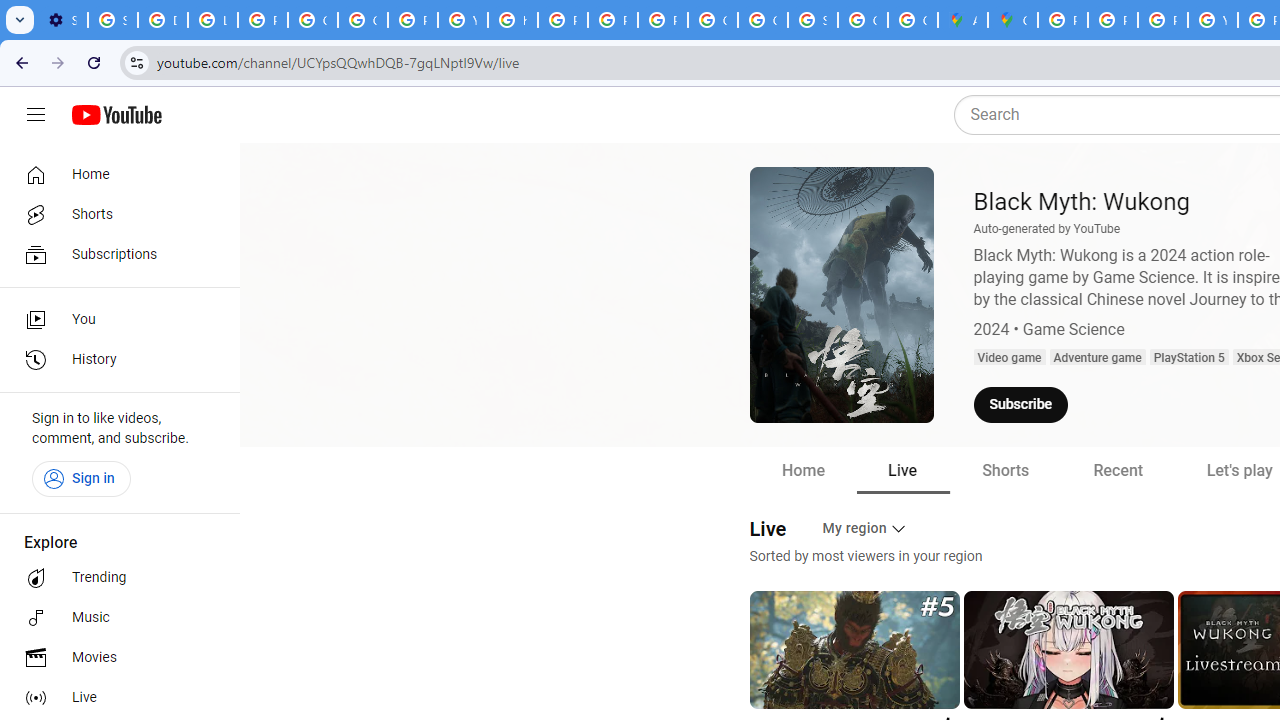 This screenshot has width=1280, height=720. Describe the element at coordinates (1062, 20) in the screenshot. I see `'Policy Accountability and Transparency - Transparency Center'` at that location.